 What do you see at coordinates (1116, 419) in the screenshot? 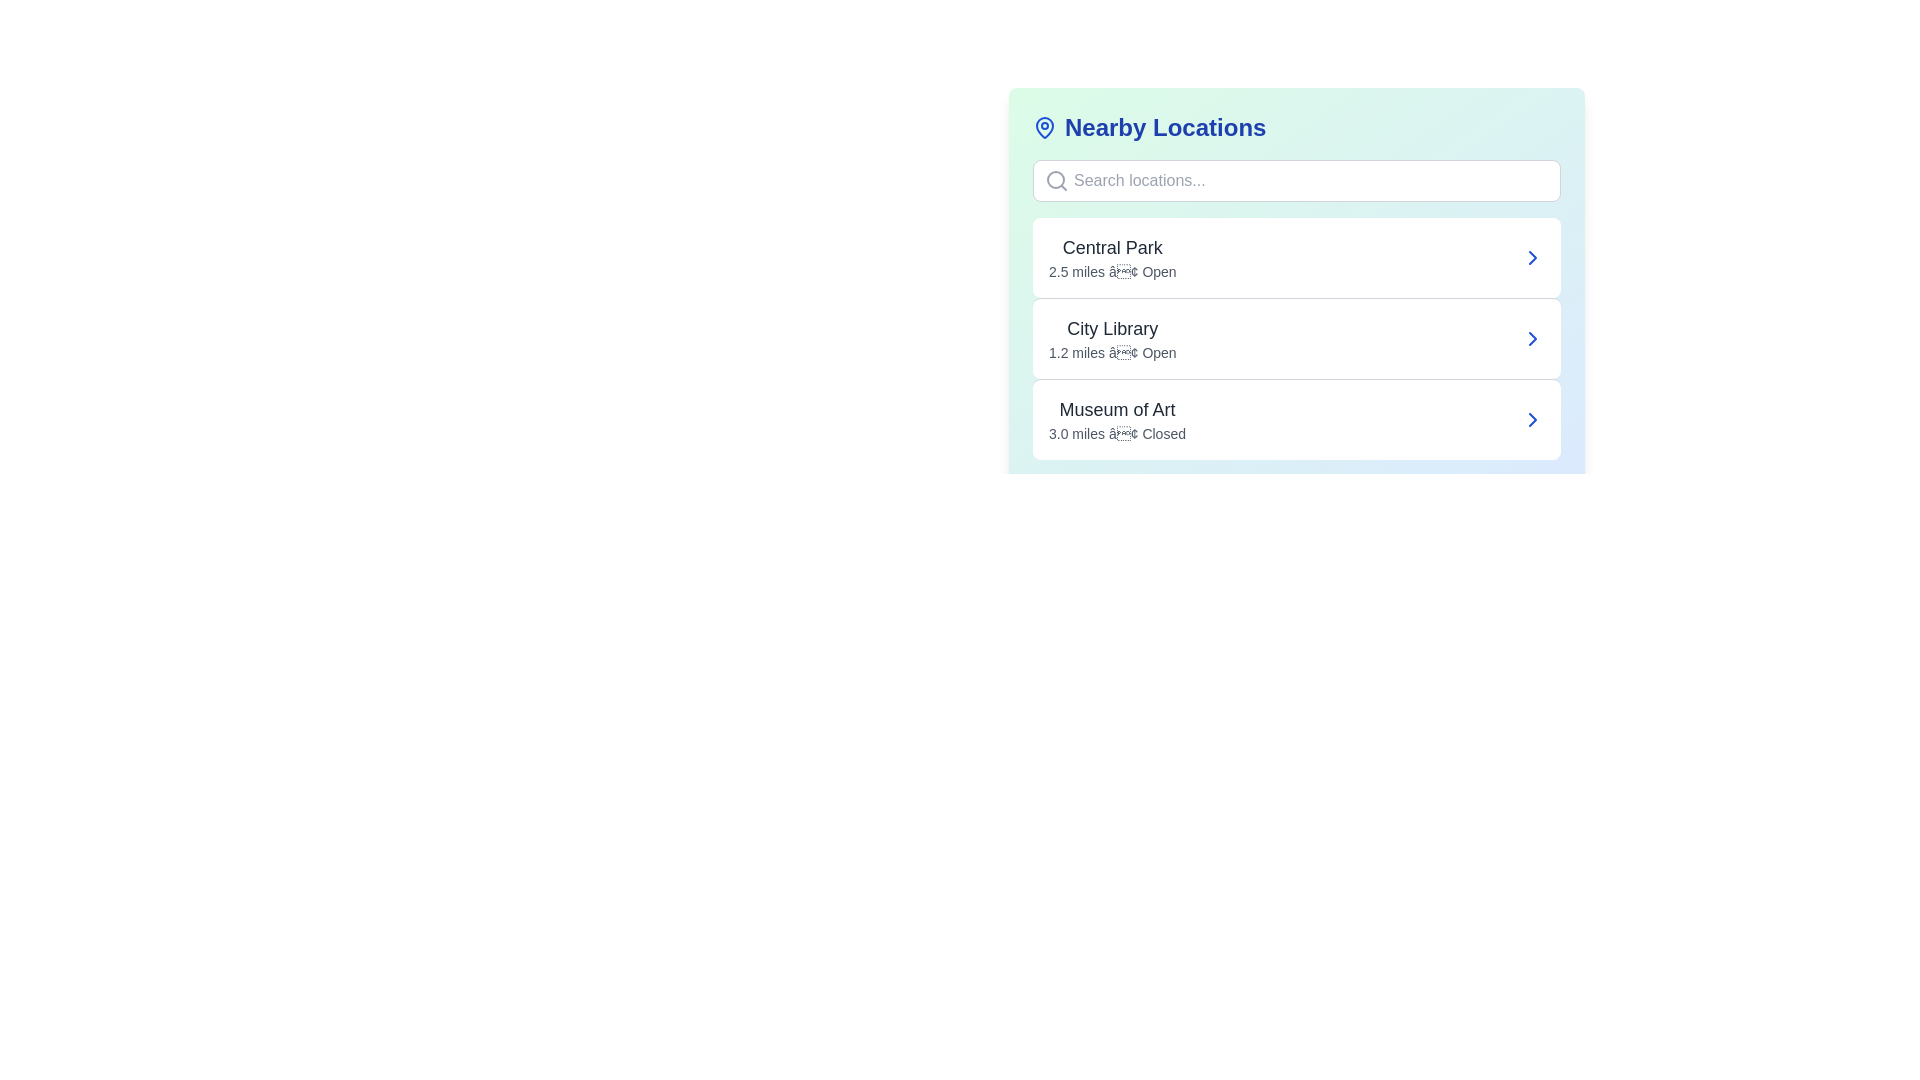
I see `the list entry for 'Museum of Art', which is the third item in the vertical list of locations, located to the right of the 'Nearby Locations' heading` at bounding box center [1116, 419].